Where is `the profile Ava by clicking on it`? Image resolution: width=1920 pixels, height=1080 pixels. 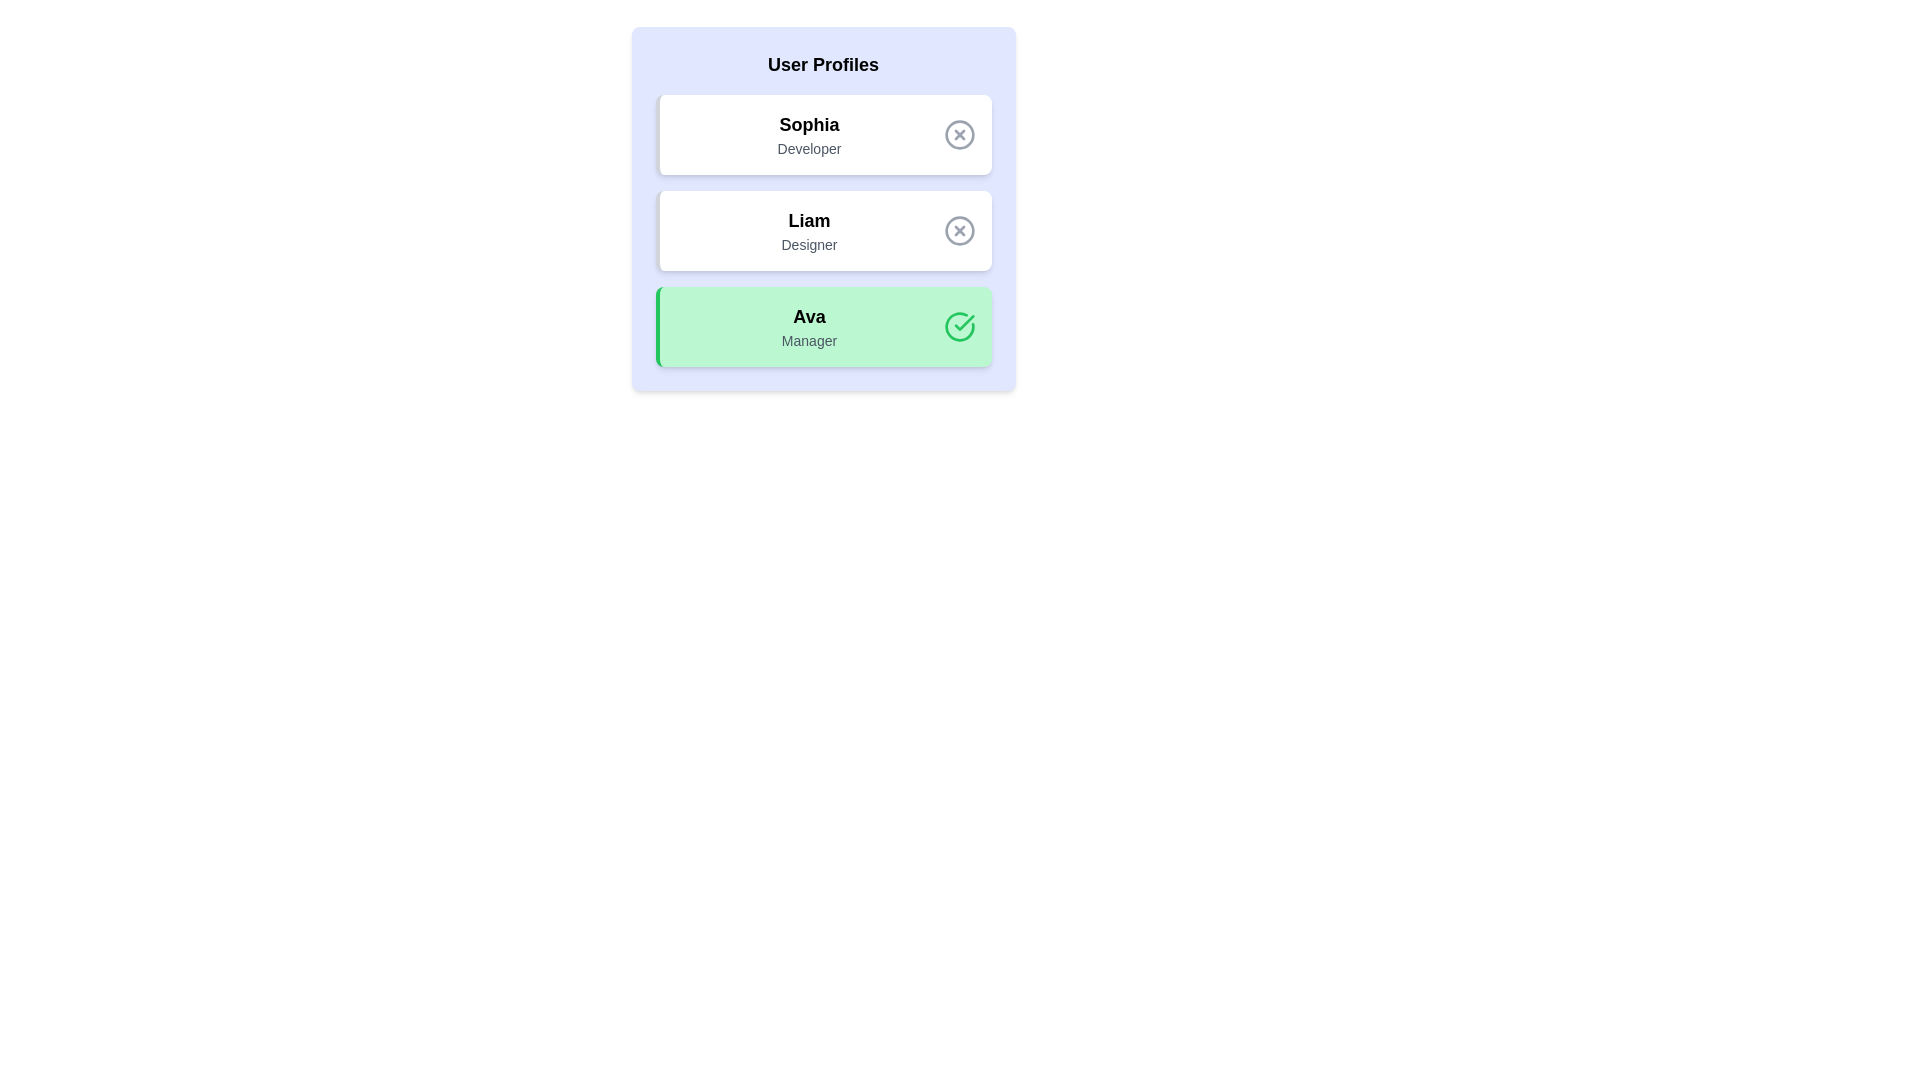 the profile Ava by clicking on it is located at coordinates (823, 326).